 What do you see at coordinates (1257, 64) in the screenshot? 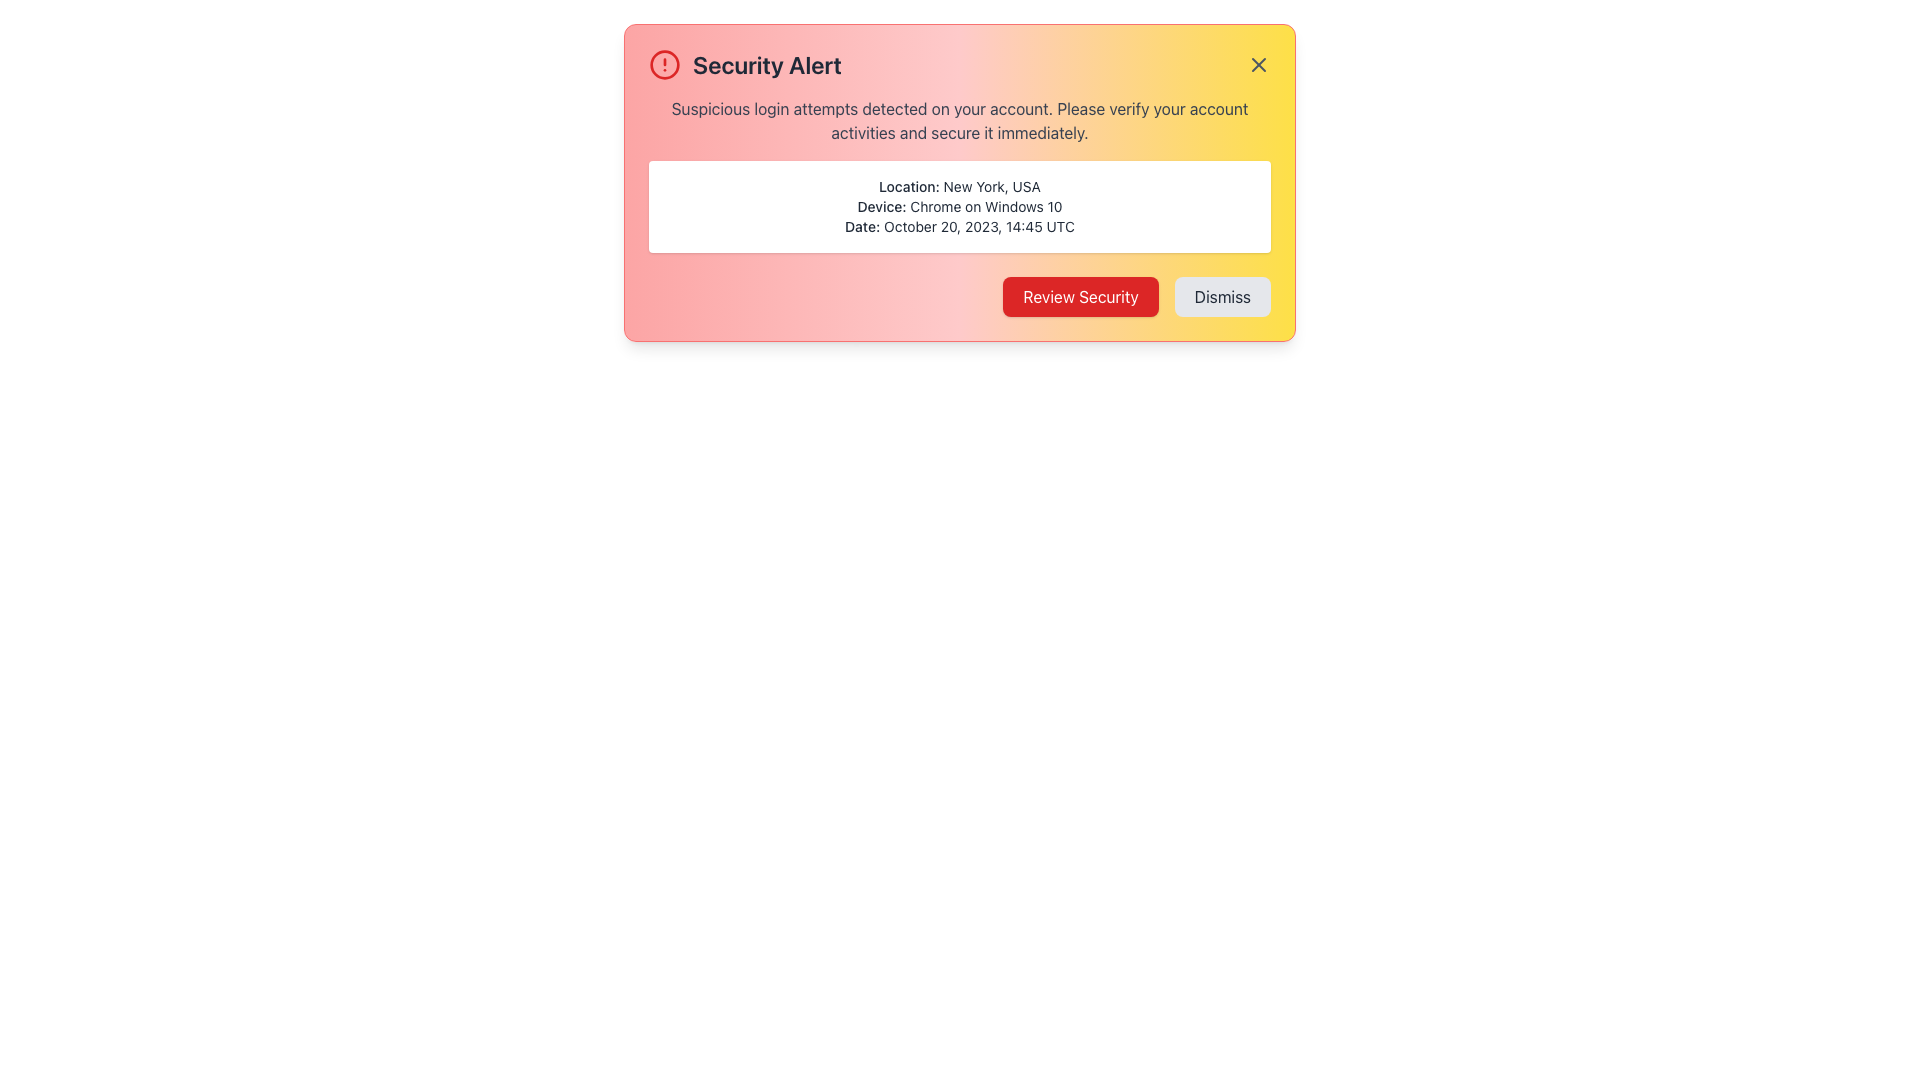
I see `the close icon represented by an 'X' shape in the top-right corner of the notification box with 'Security Alert' title to indicate interactivity` at bounding box center [1257, 64].